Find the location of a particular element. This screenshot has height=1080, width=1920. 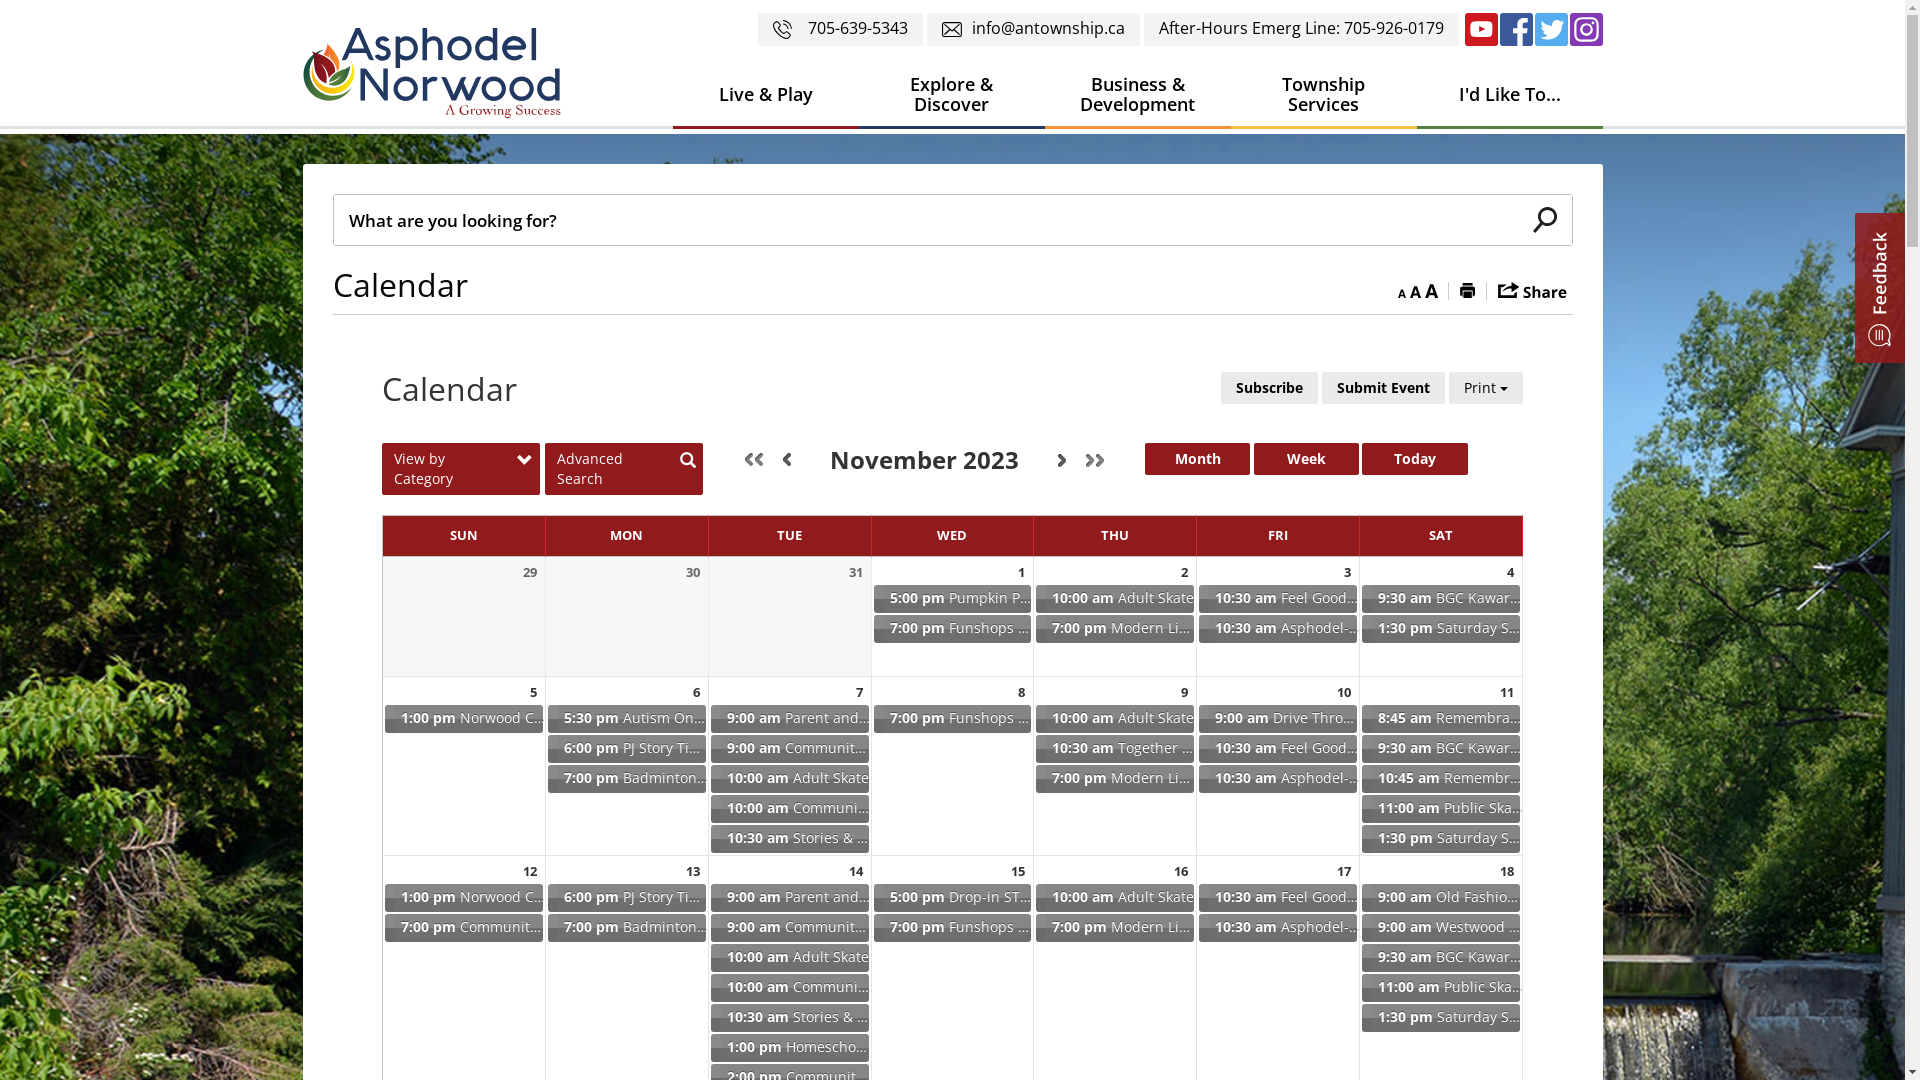

'1:30 pm Saturday Stories' is located at coordinates (1440, 1018).